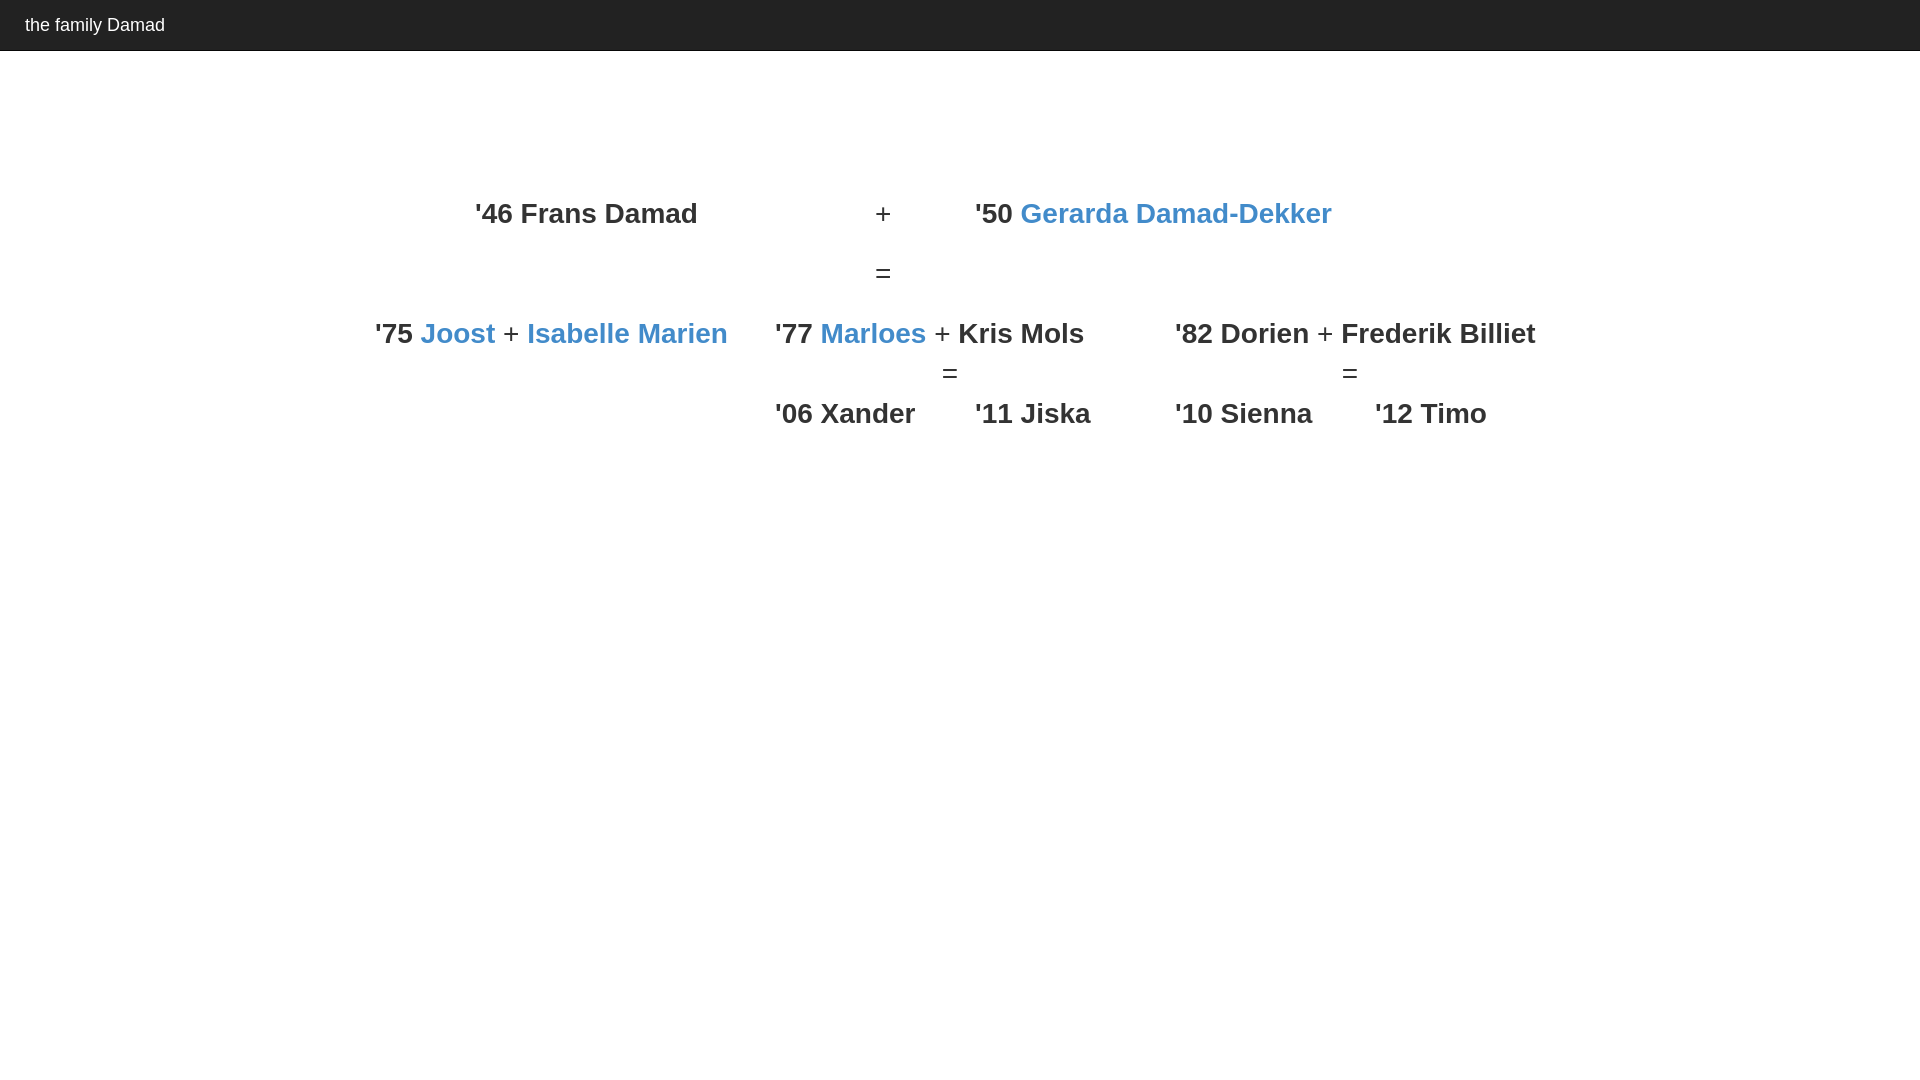  What do you see at coordinates (457, 332) in the screenshot?
I see `'Joost'` at bounding box center [457, 332].